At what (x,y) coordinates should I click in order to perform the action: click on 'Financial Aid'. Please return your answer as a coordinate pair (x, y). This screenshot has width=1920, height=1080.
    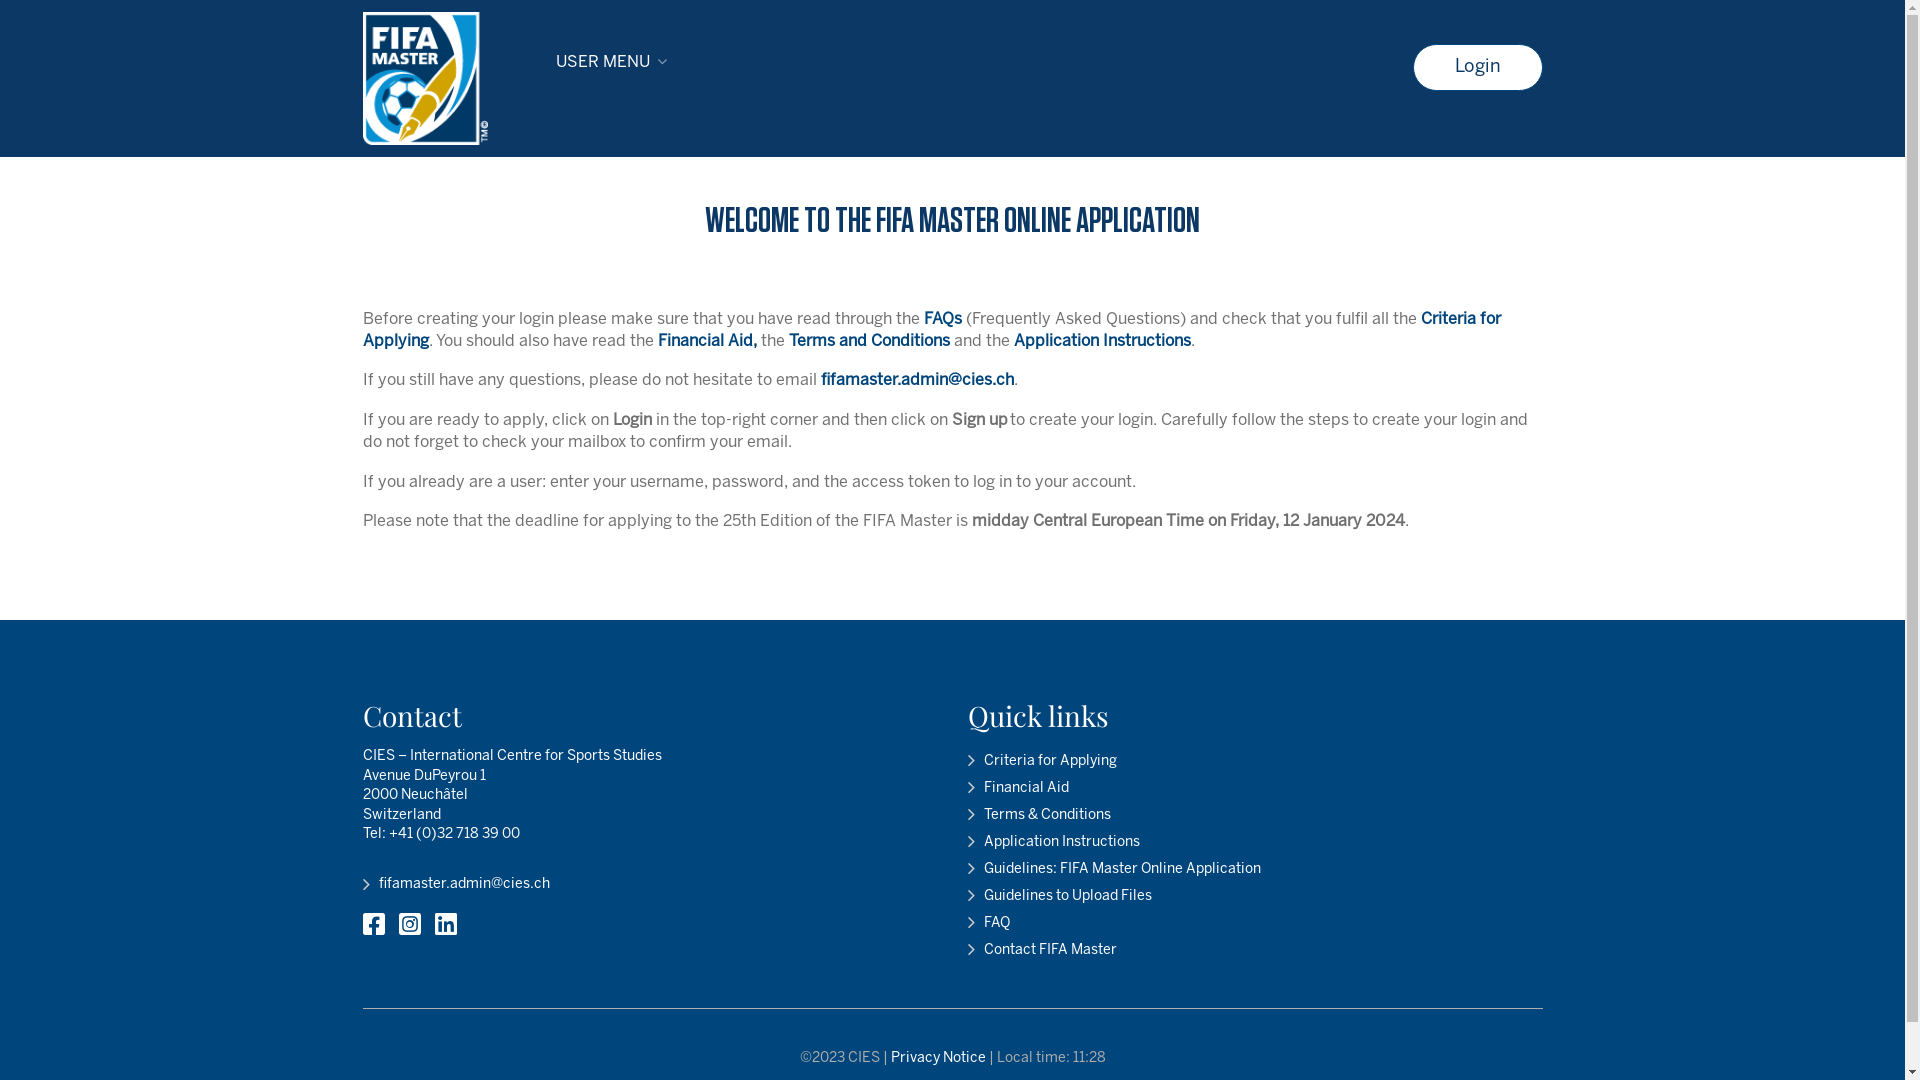
    Looking at the image, I should click on (1018, 789).